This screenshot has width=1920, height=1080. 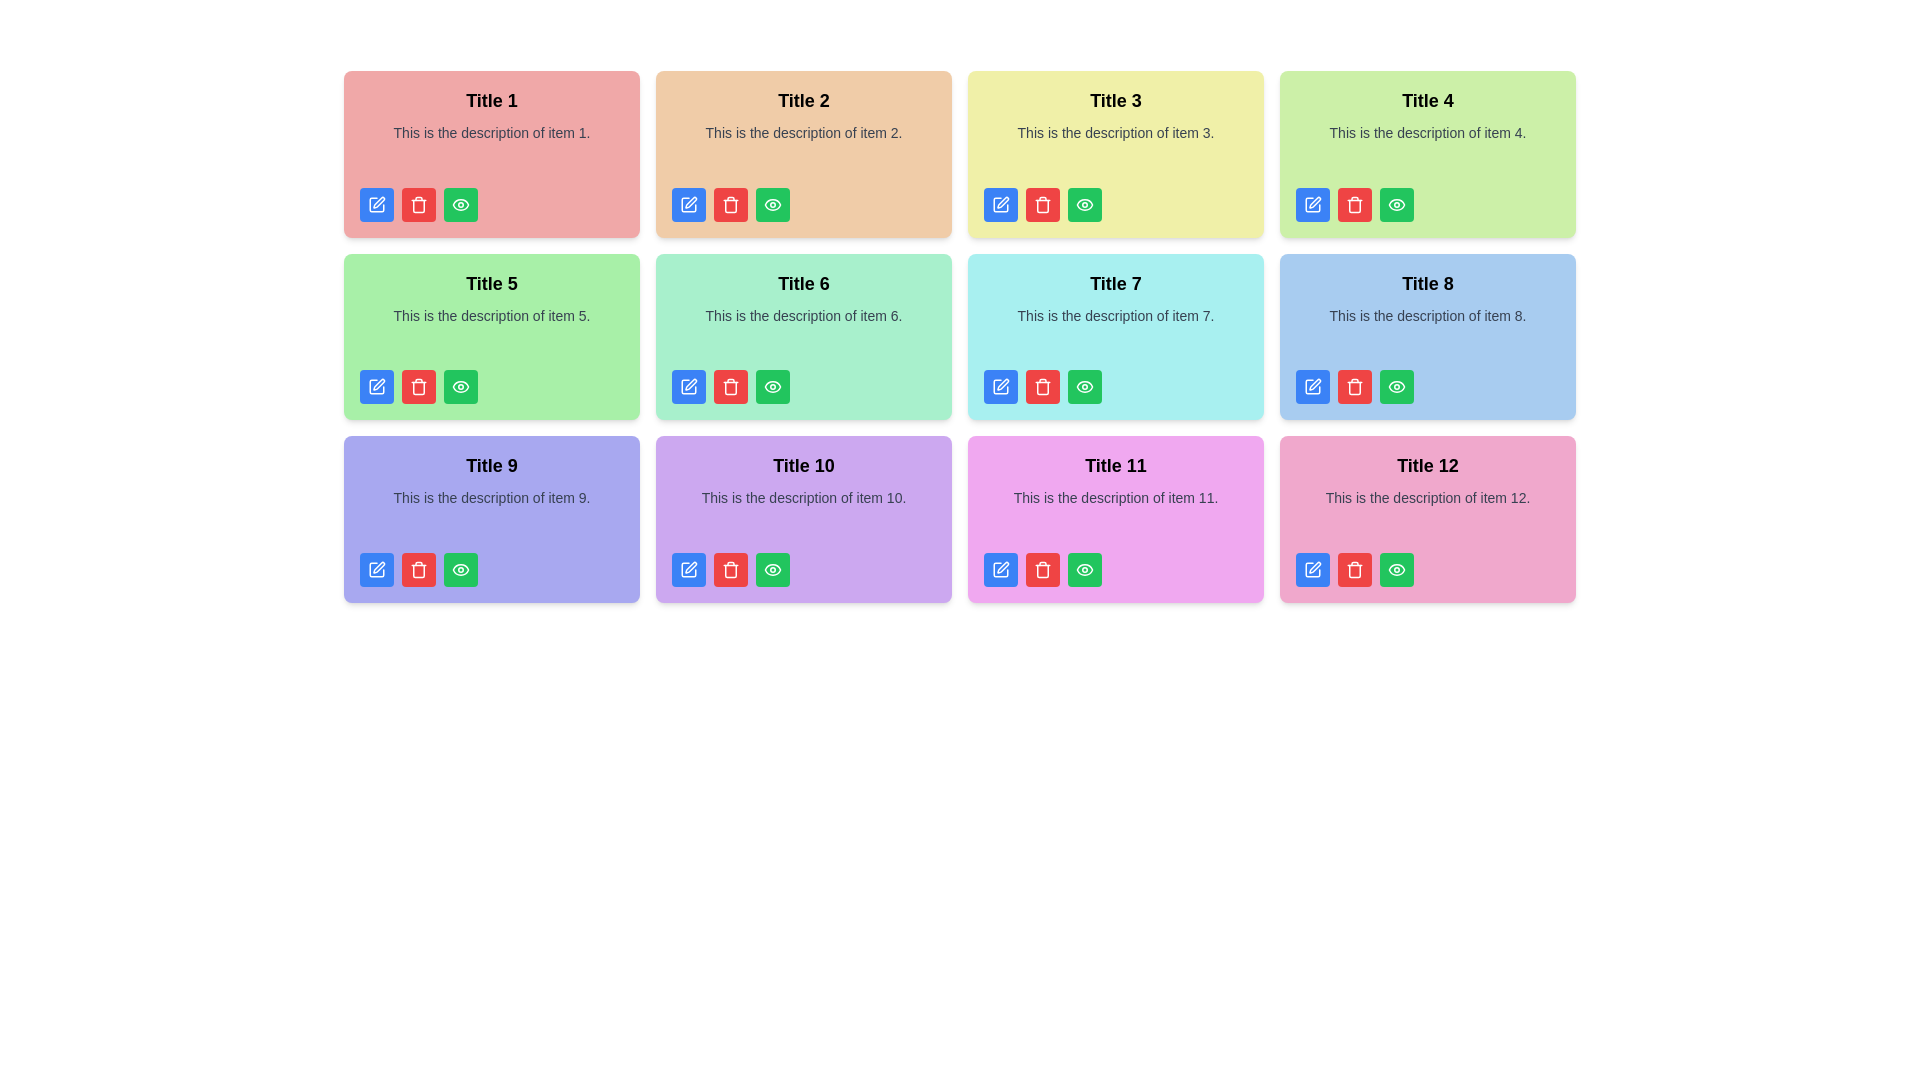 What do you see at coordinates (691, 567) in the screenshot?
I see `the pen icon` at bounding box center [691, 567].